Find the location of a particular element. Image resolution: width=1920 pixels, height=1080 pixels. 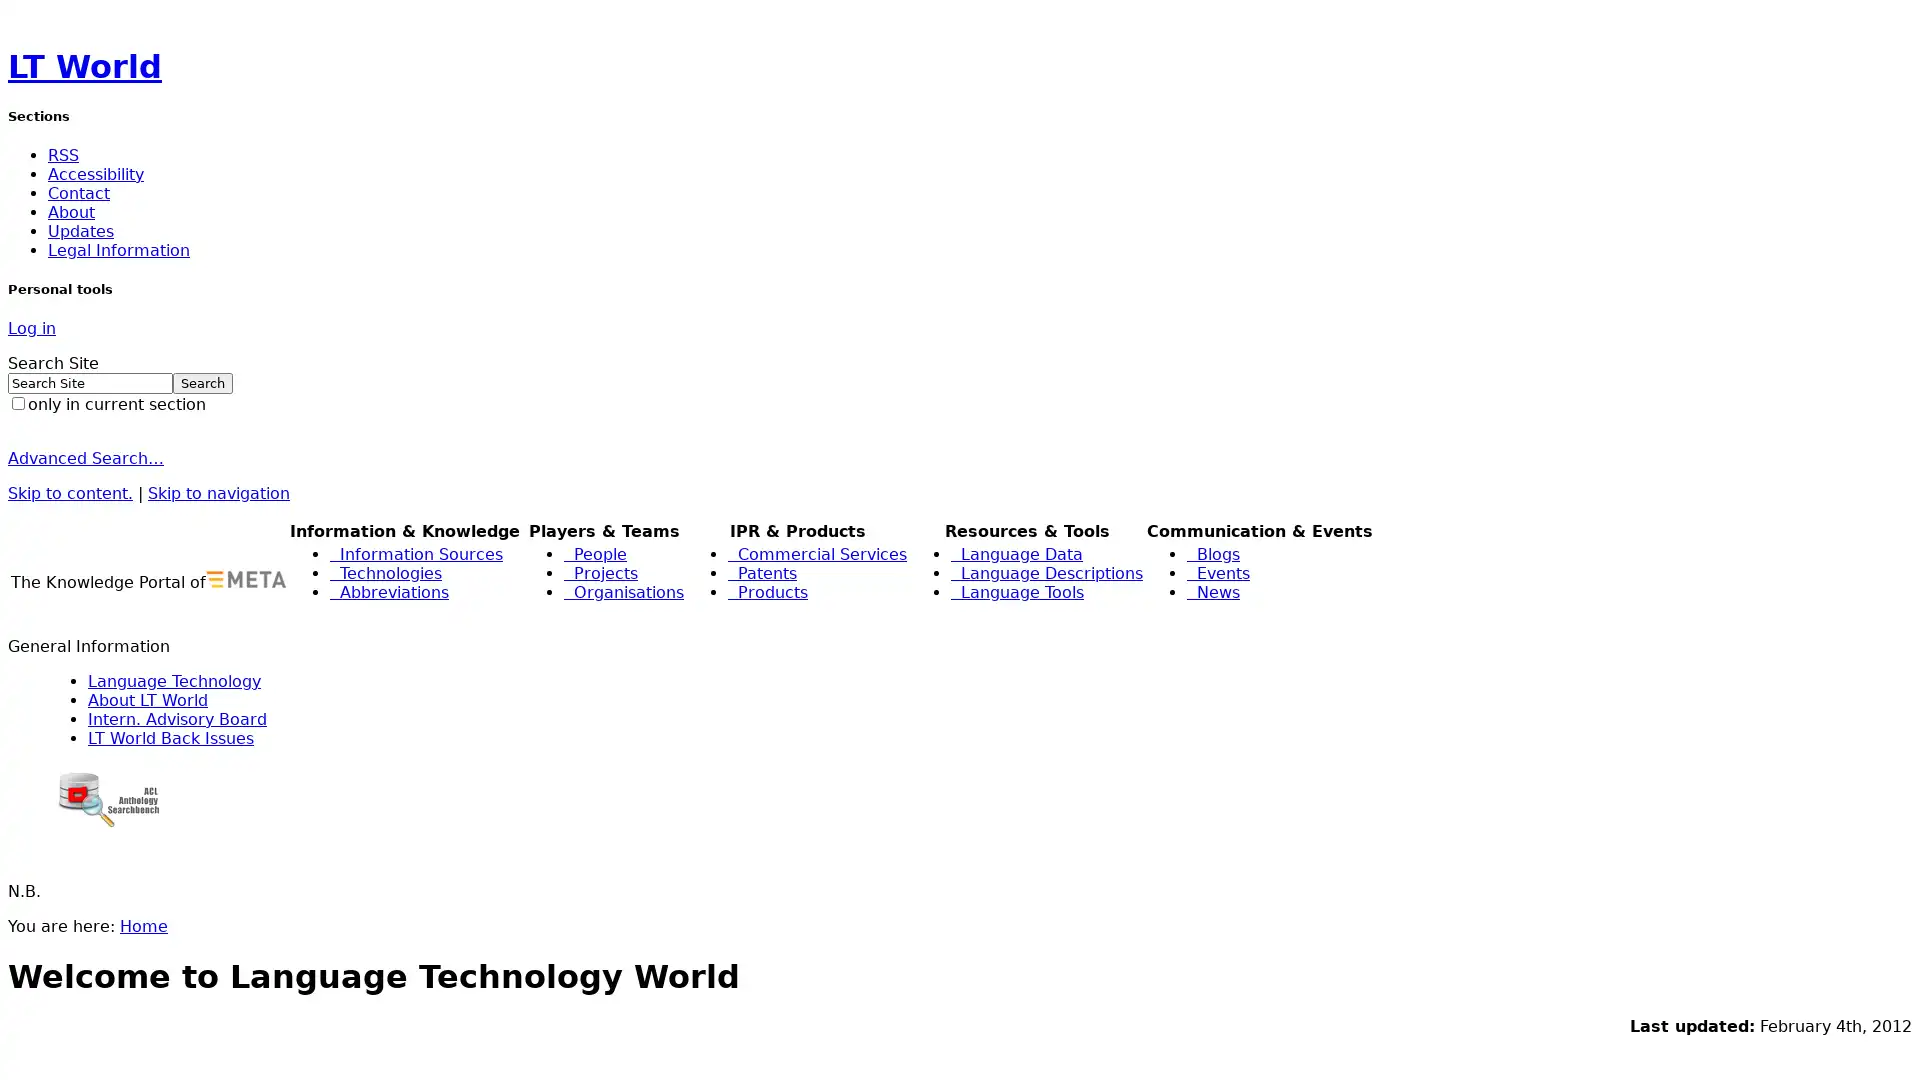

Search is located at coordinates (202, 383).